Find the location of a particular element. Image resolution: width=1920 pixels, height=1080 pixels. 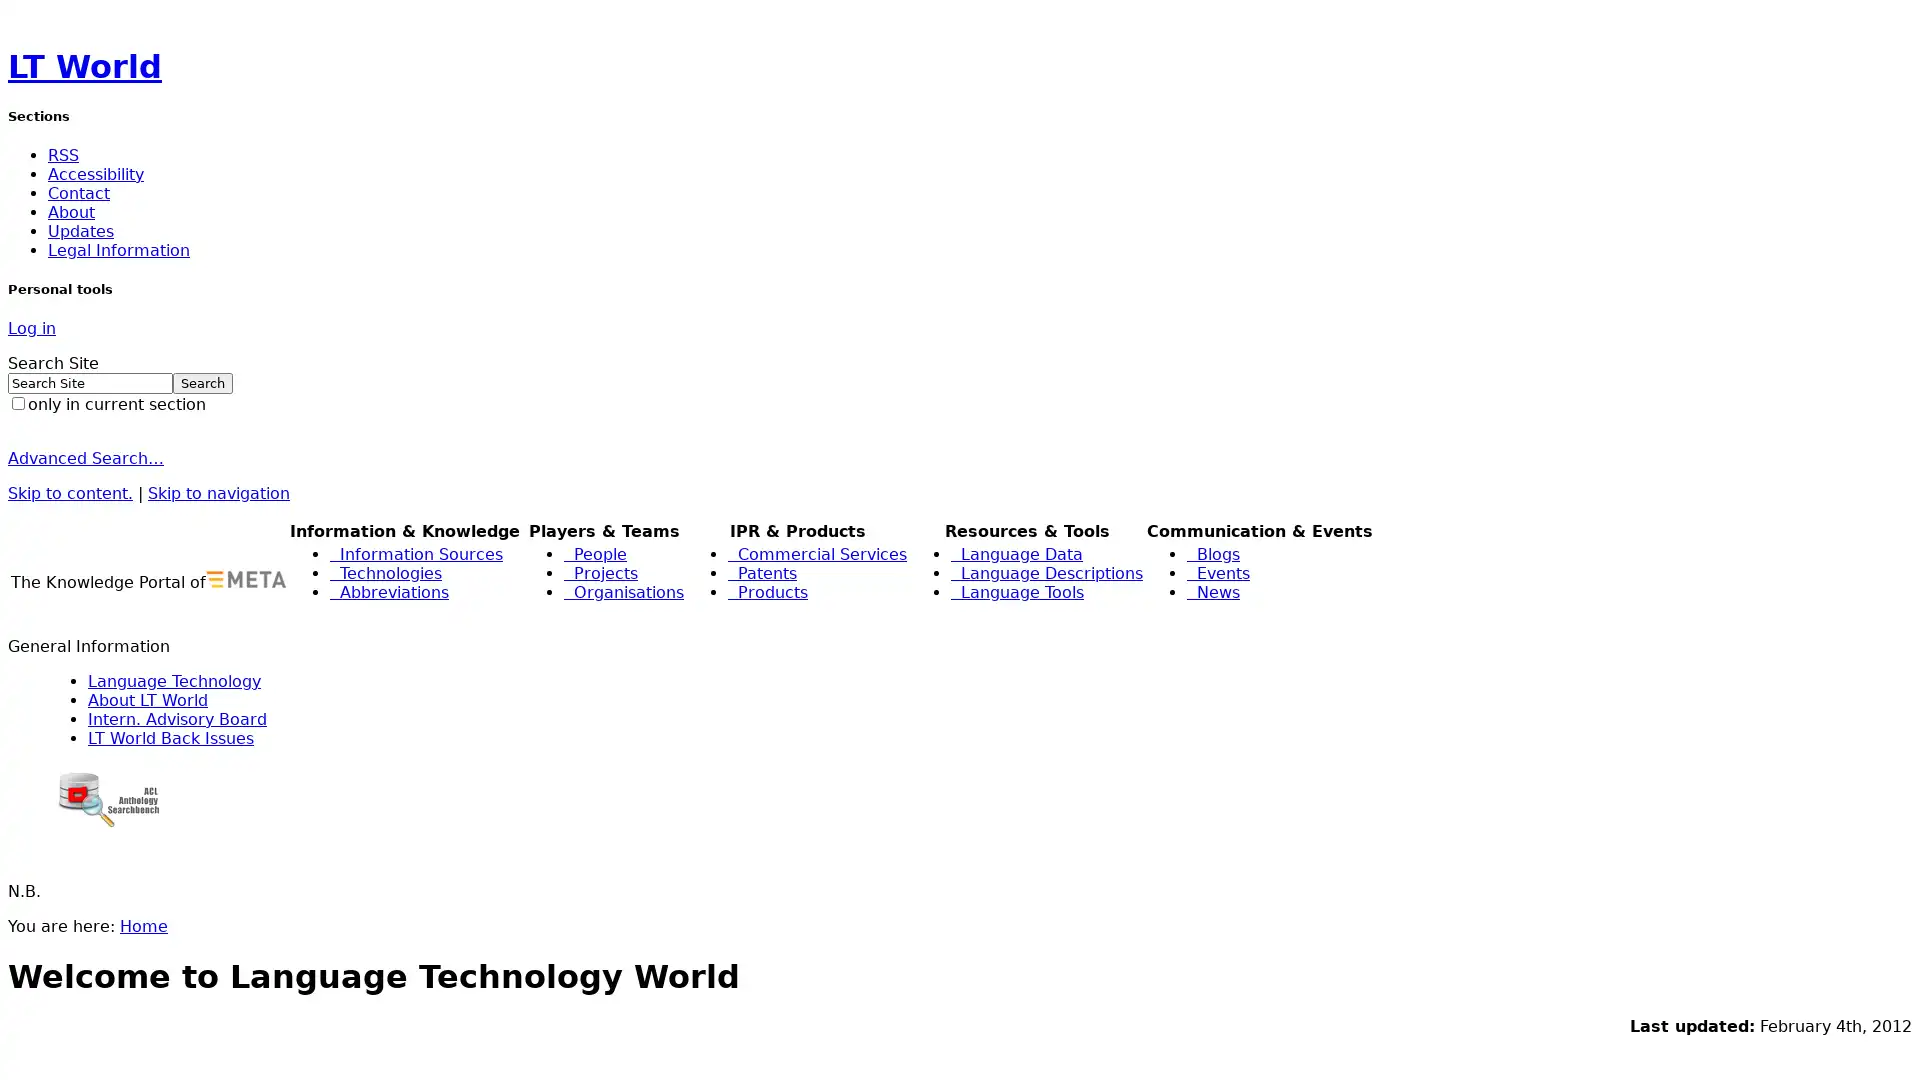

Search is located at coordinates (202, 383).